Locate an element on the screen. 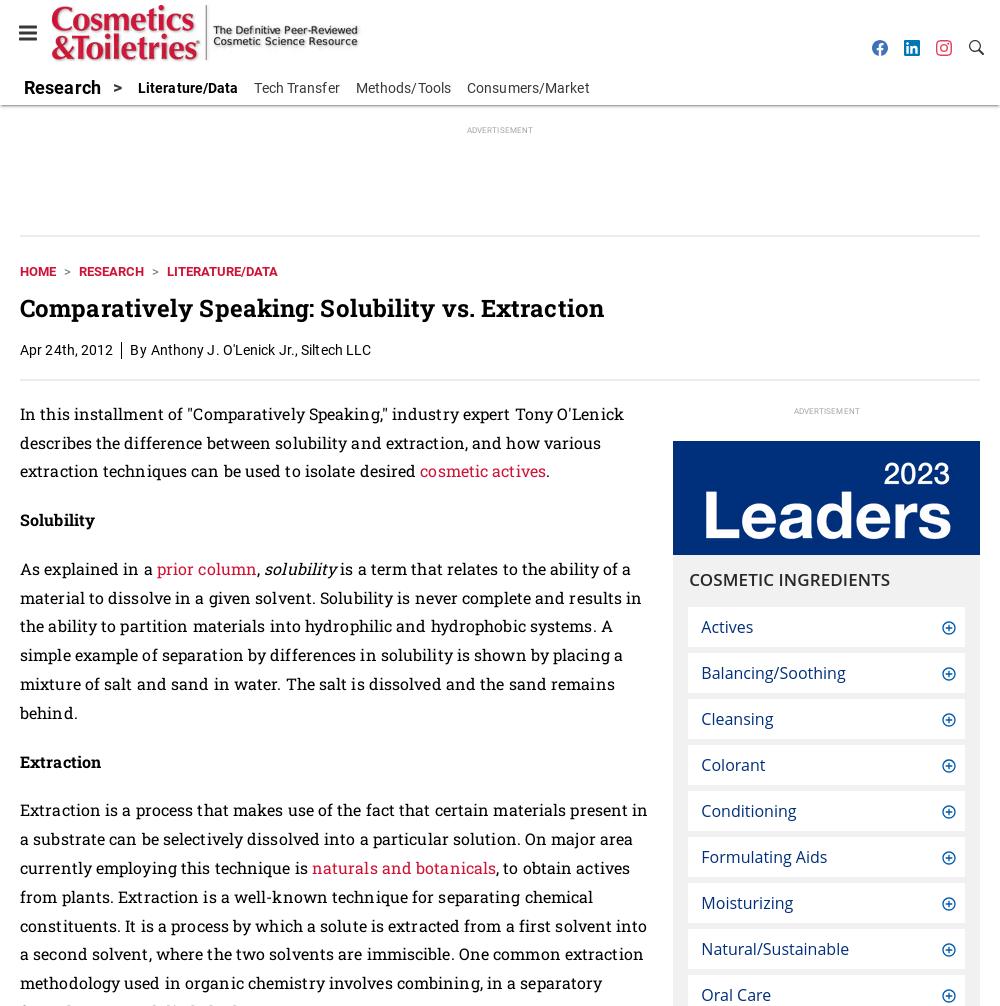  'Solubility' is located at coordinates (57, 519).